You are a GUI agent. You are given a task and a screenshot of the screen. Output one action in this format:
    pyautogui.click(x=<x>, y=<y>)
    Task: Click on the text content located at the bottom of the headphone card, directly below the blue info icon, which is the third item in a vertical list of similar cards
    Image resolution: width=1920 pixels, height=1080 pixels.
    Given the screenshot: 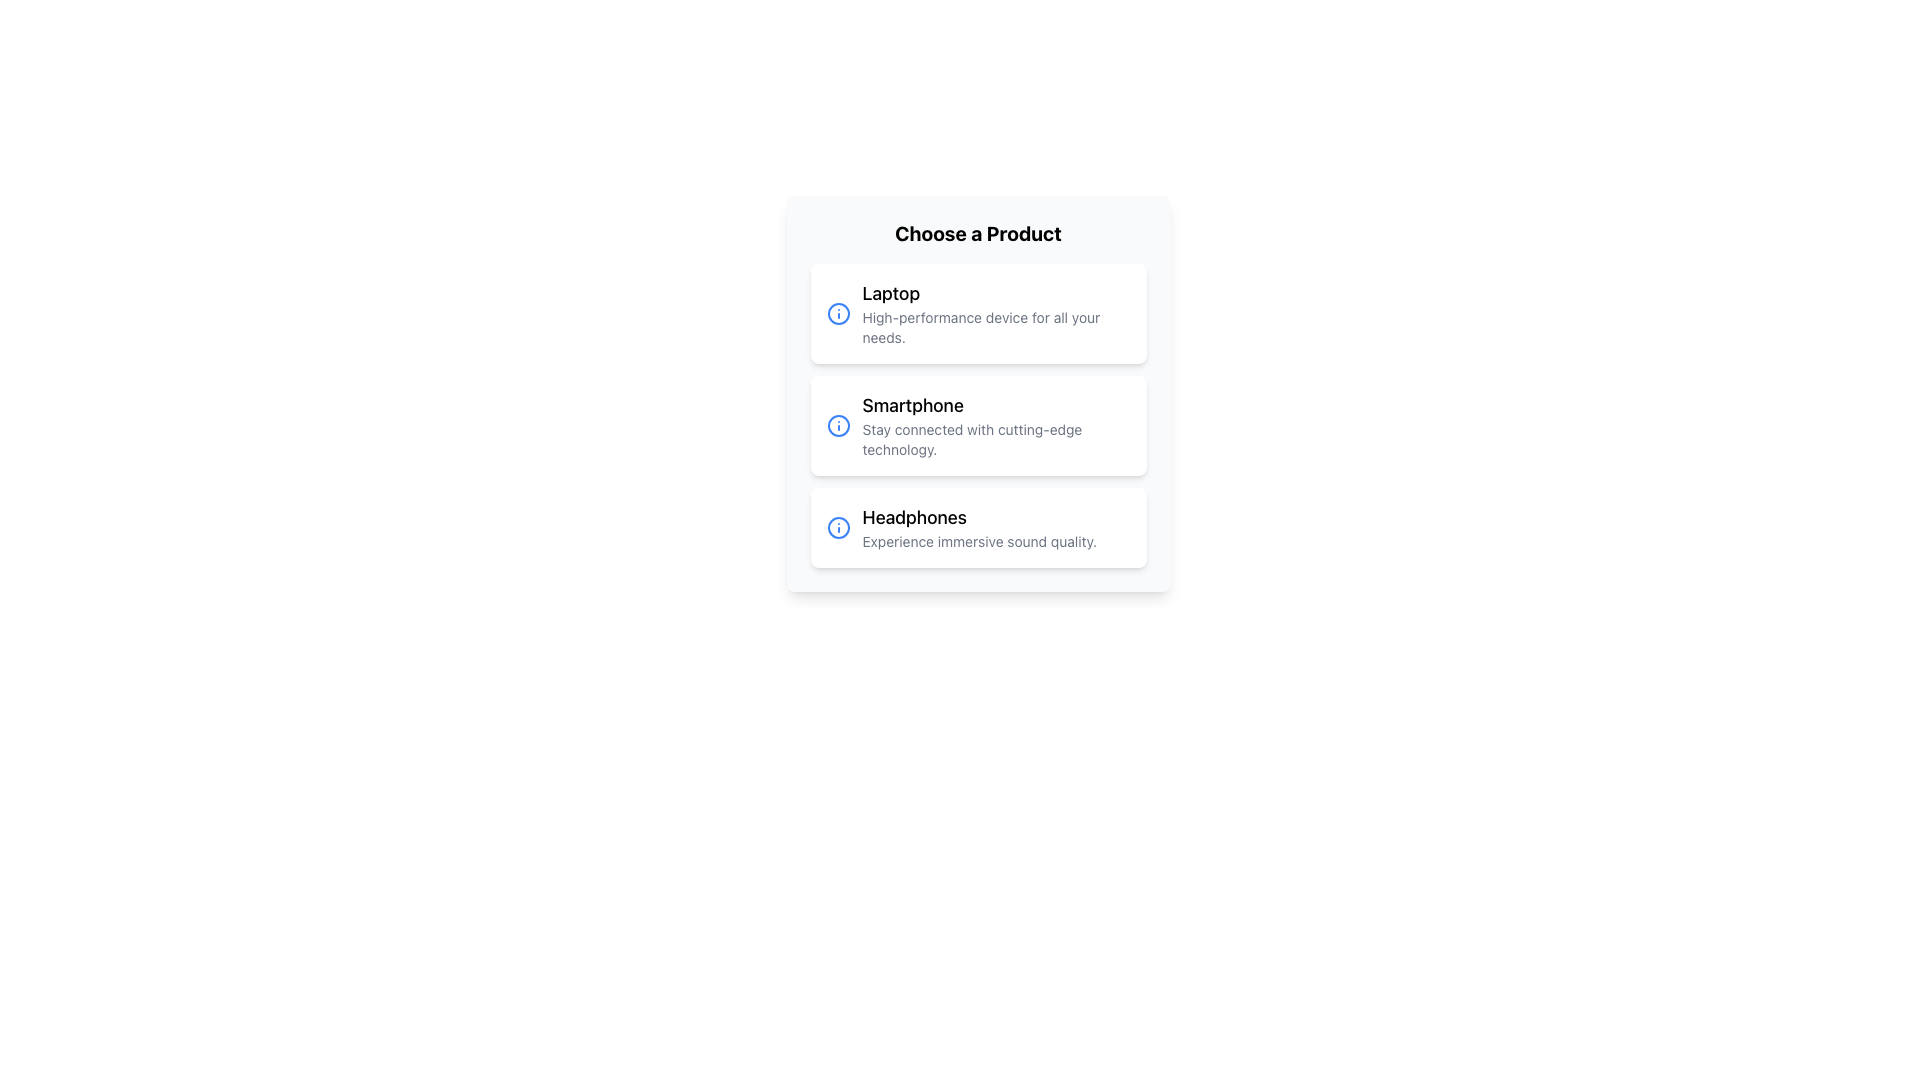 What is the action you would take?
    pyautogui.click(x=996, y=527)
    